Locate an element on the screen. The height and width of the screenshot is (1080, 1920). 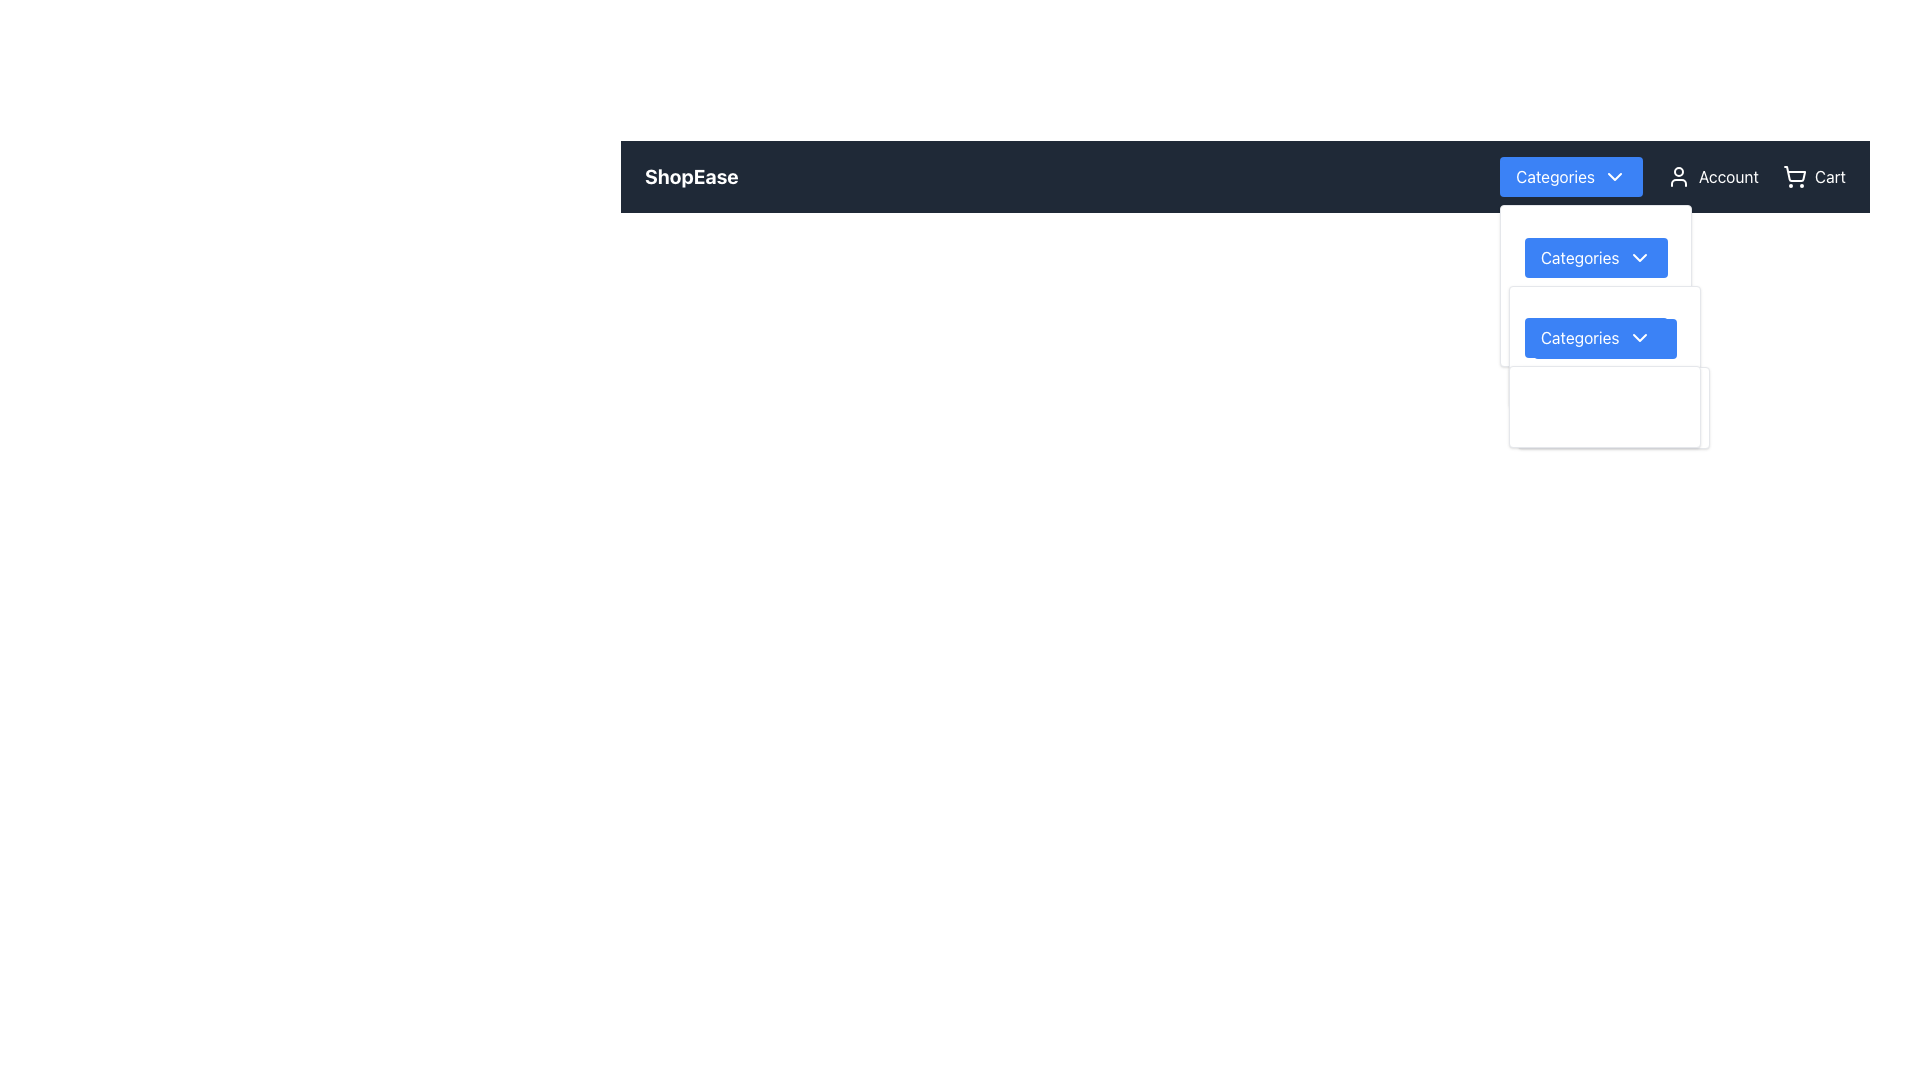
the downward-pointing chevron icon adjacent to the 'Categories' text is located at coordinates (1614, 176).